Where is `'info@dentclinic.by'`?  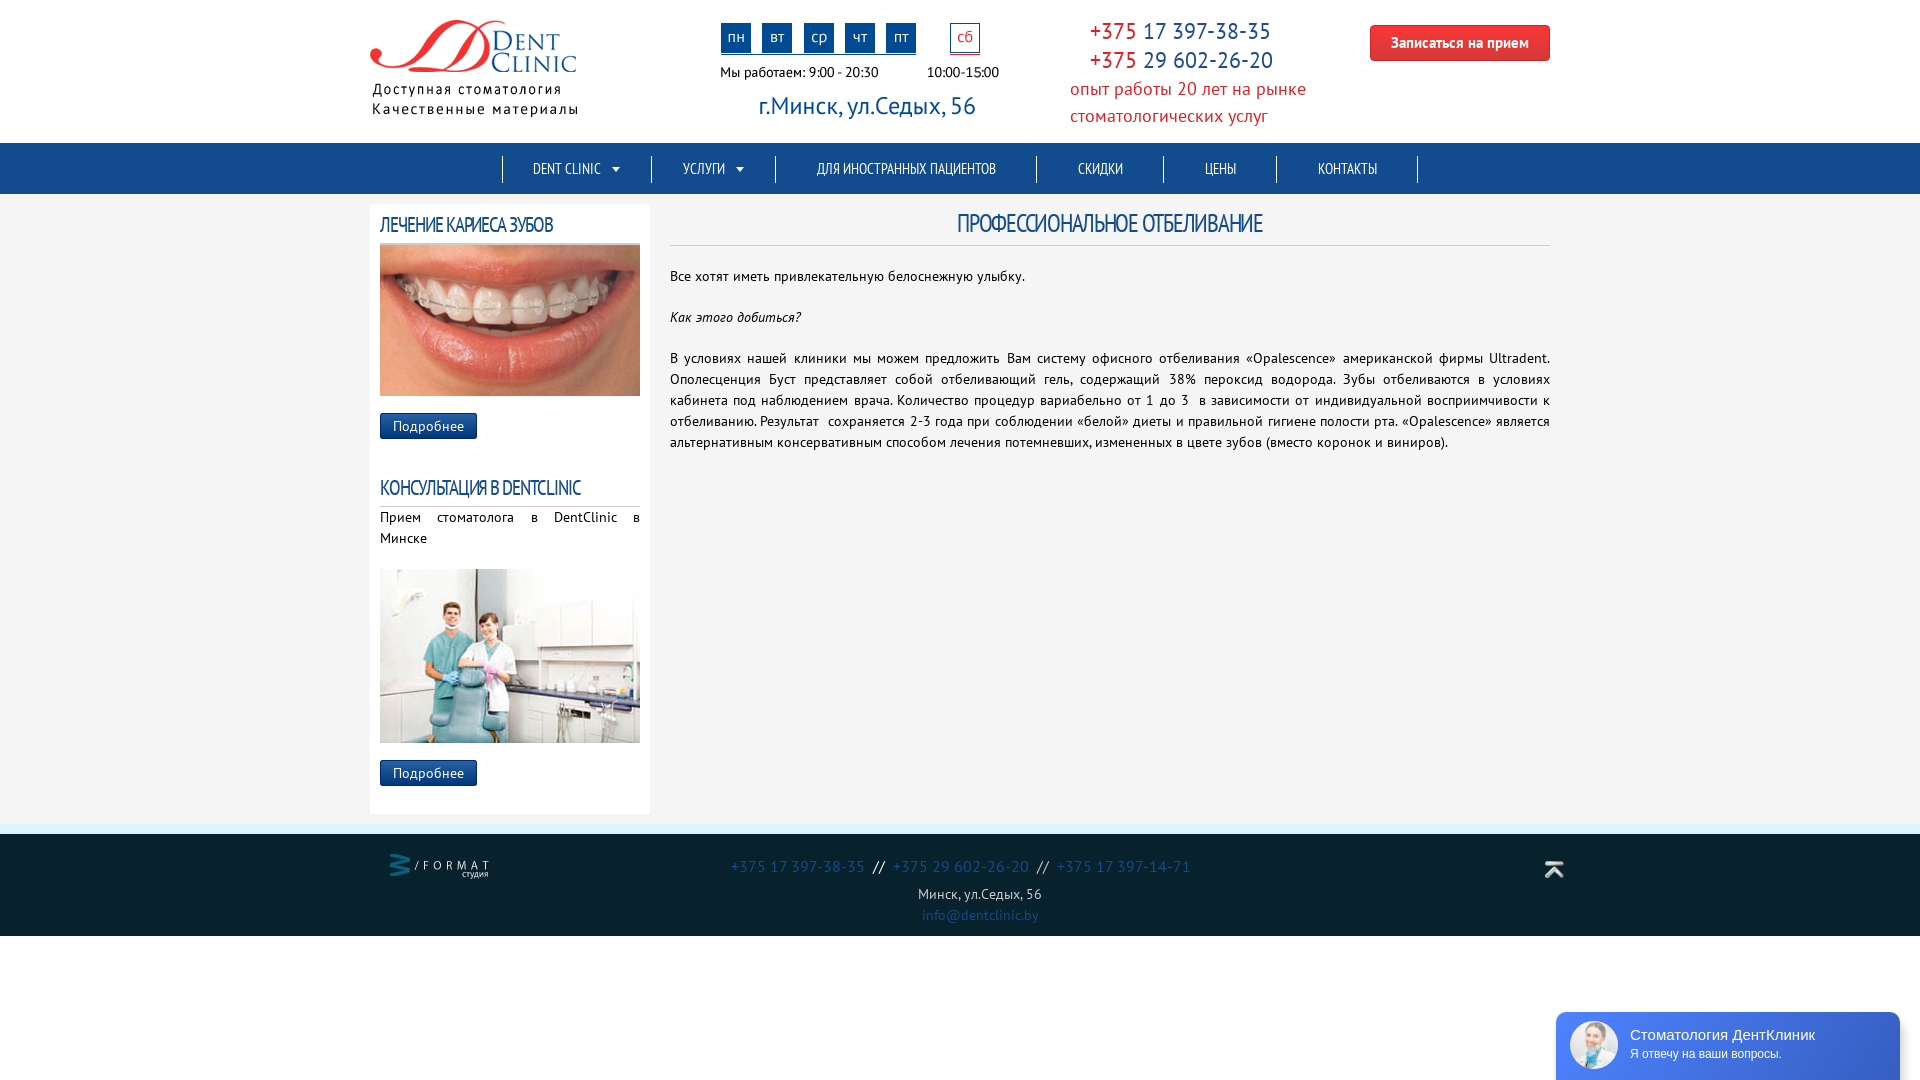 'info@dentclinic.by' is located at coordinates (980, 914).